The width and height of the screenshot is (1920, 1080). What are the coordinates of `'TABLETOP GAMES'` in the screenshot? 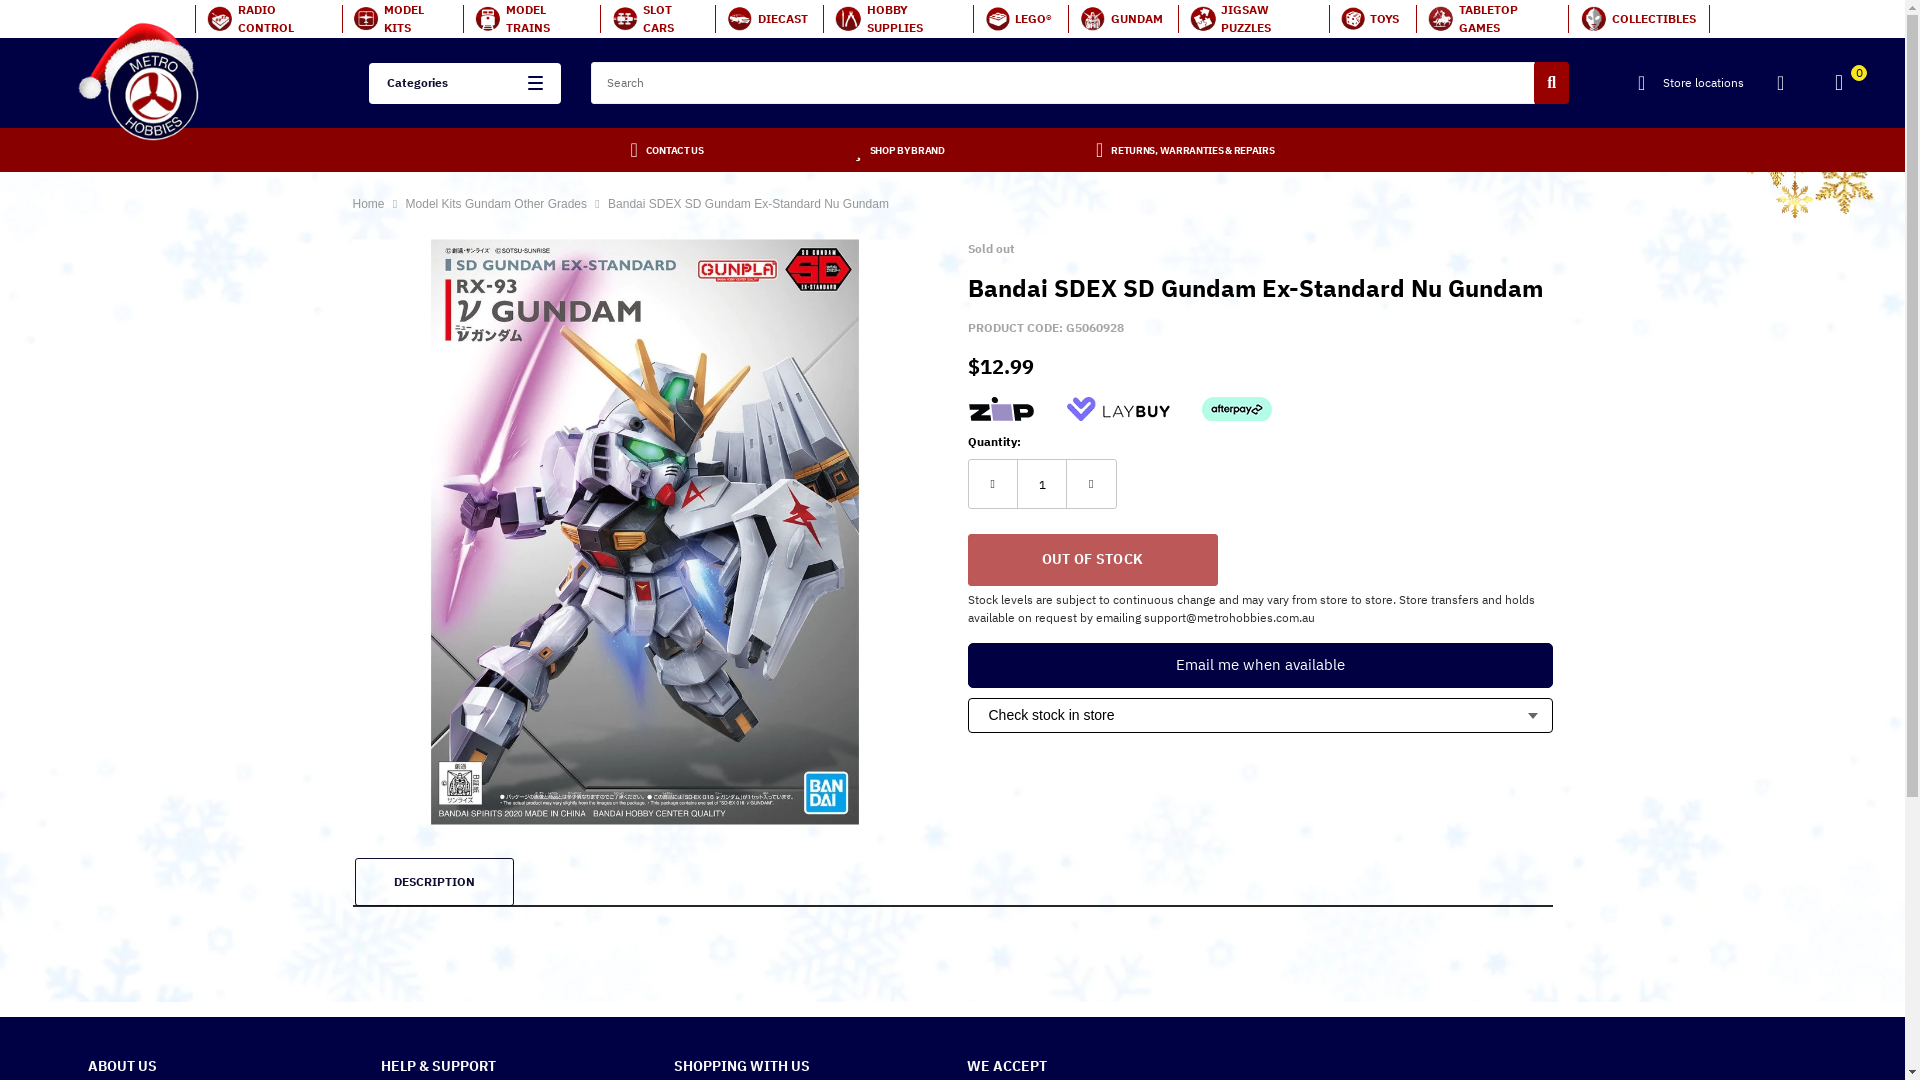 It's located at (1492, 19).